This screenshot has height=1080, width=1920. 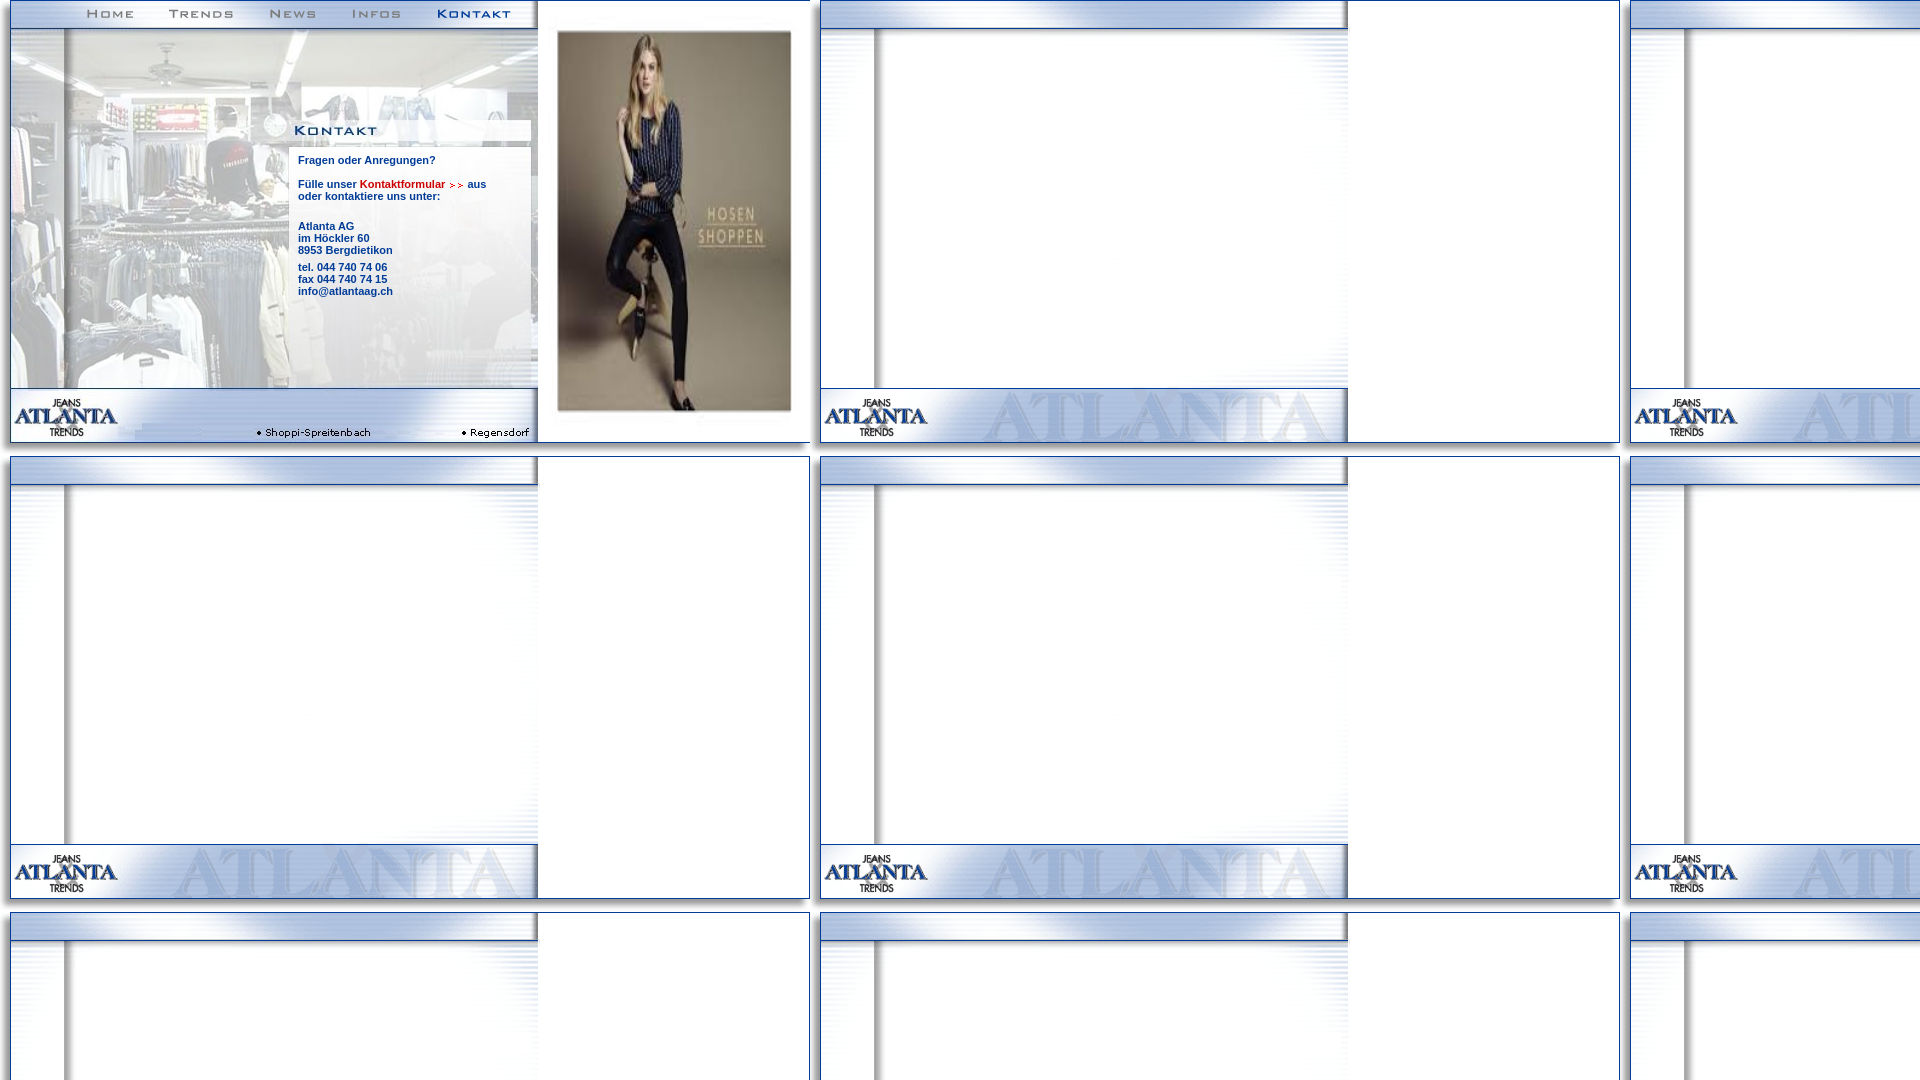 I want to click on 'Kontaktformular', so click(x=360, y=184).